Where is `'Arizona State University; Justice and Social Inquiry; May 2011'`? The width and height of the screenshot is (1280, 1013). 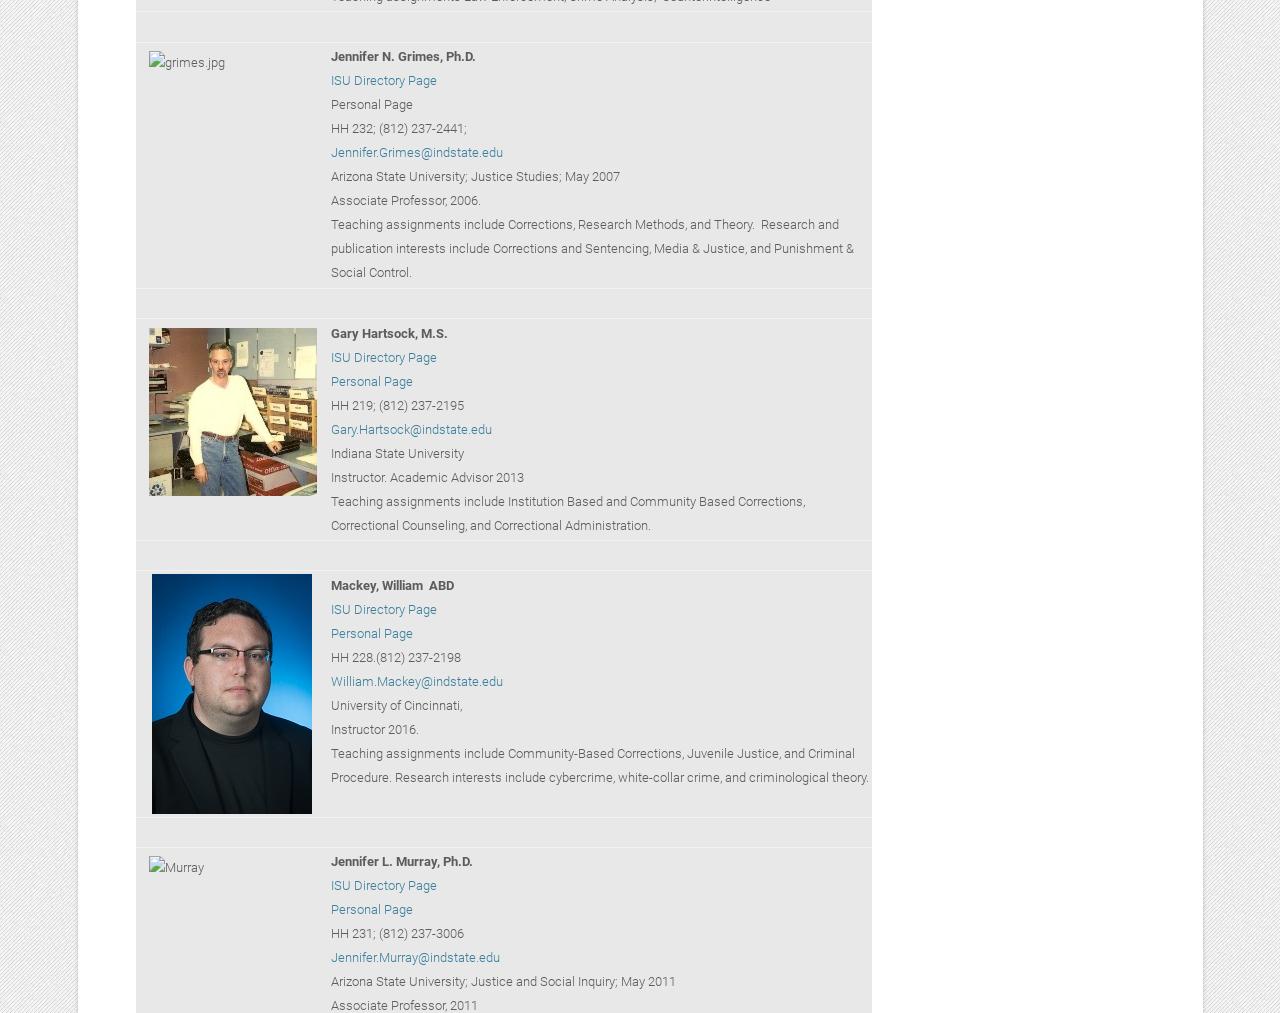 'Arizona State University; Justice and Social Inquiry; May 2011' is located at coordinates (502, 981).